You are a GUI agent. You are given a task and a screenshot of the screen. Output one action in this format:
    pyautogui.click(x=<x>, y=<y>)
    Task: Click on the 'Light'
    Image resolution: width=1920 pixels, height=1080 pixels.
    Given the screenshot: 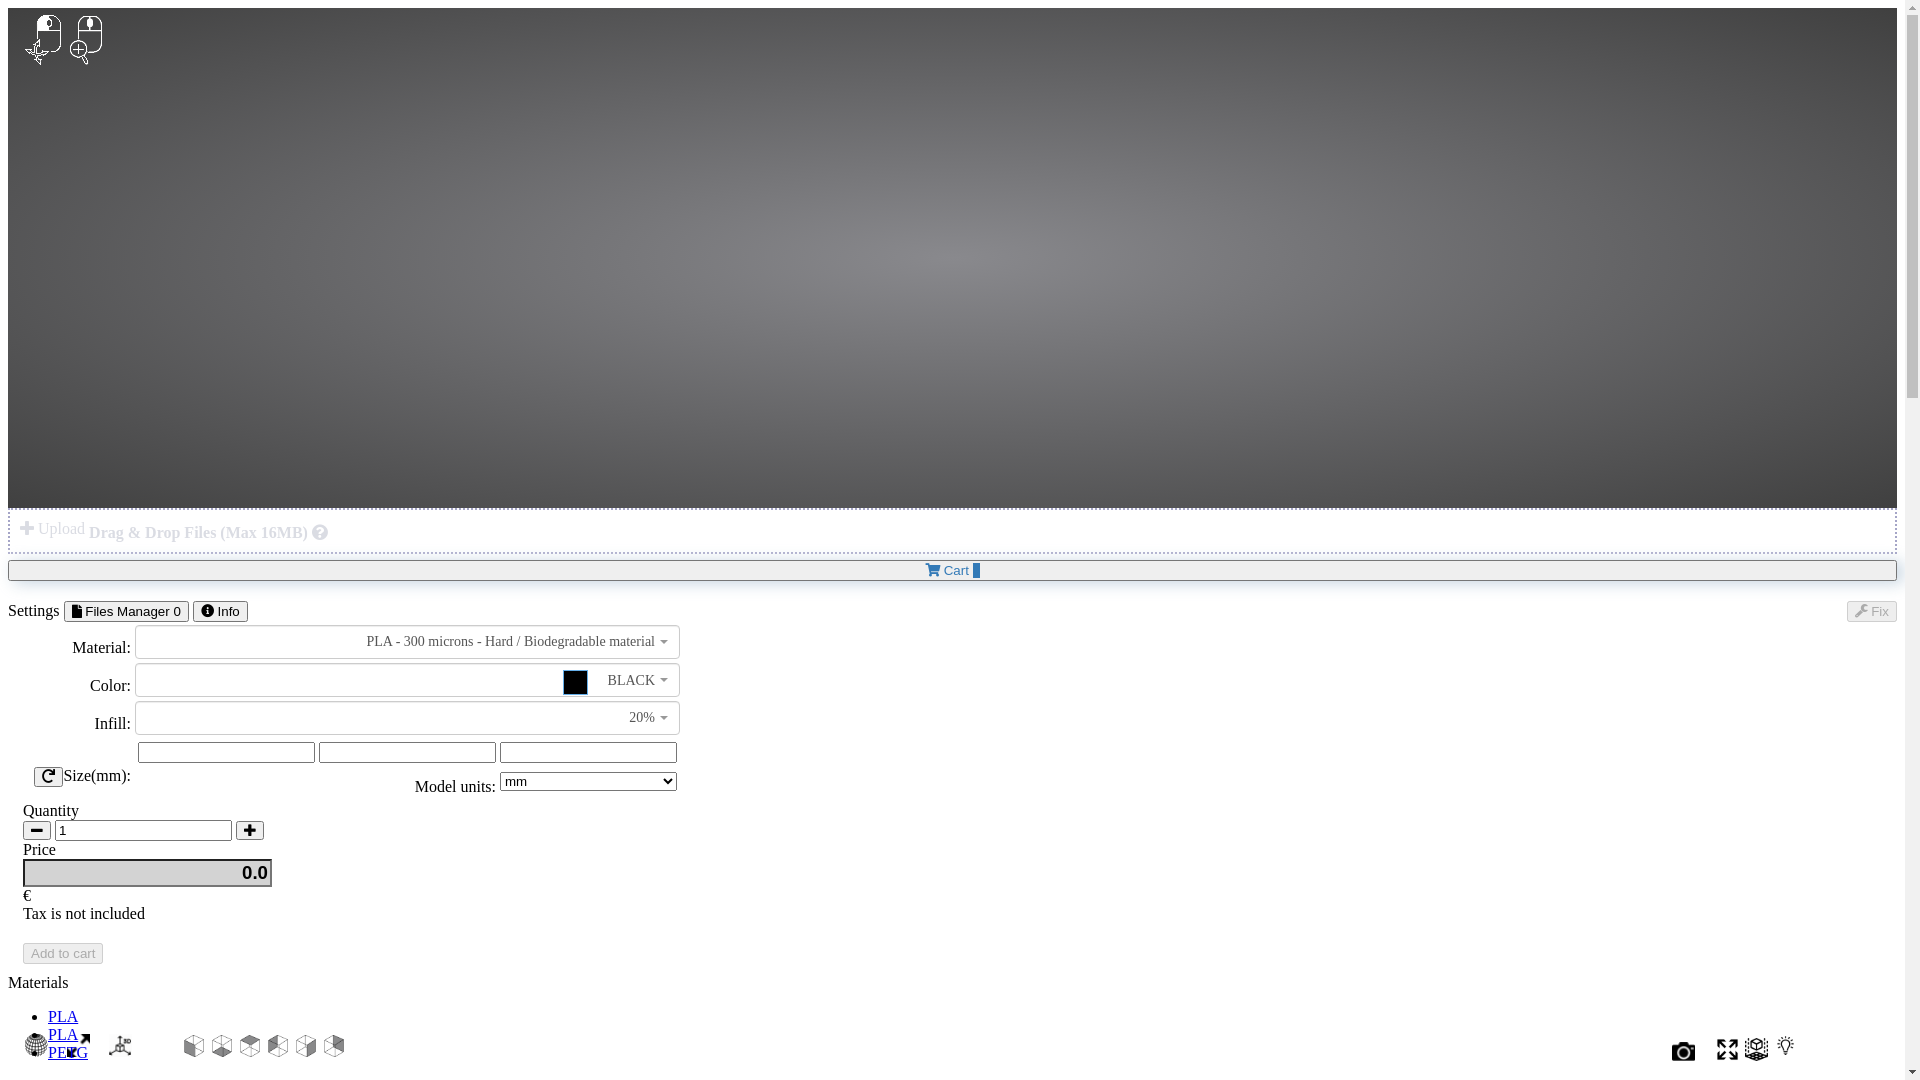 What is the action you would take?
    pyautogui.click(x=1785, y=1054)
    